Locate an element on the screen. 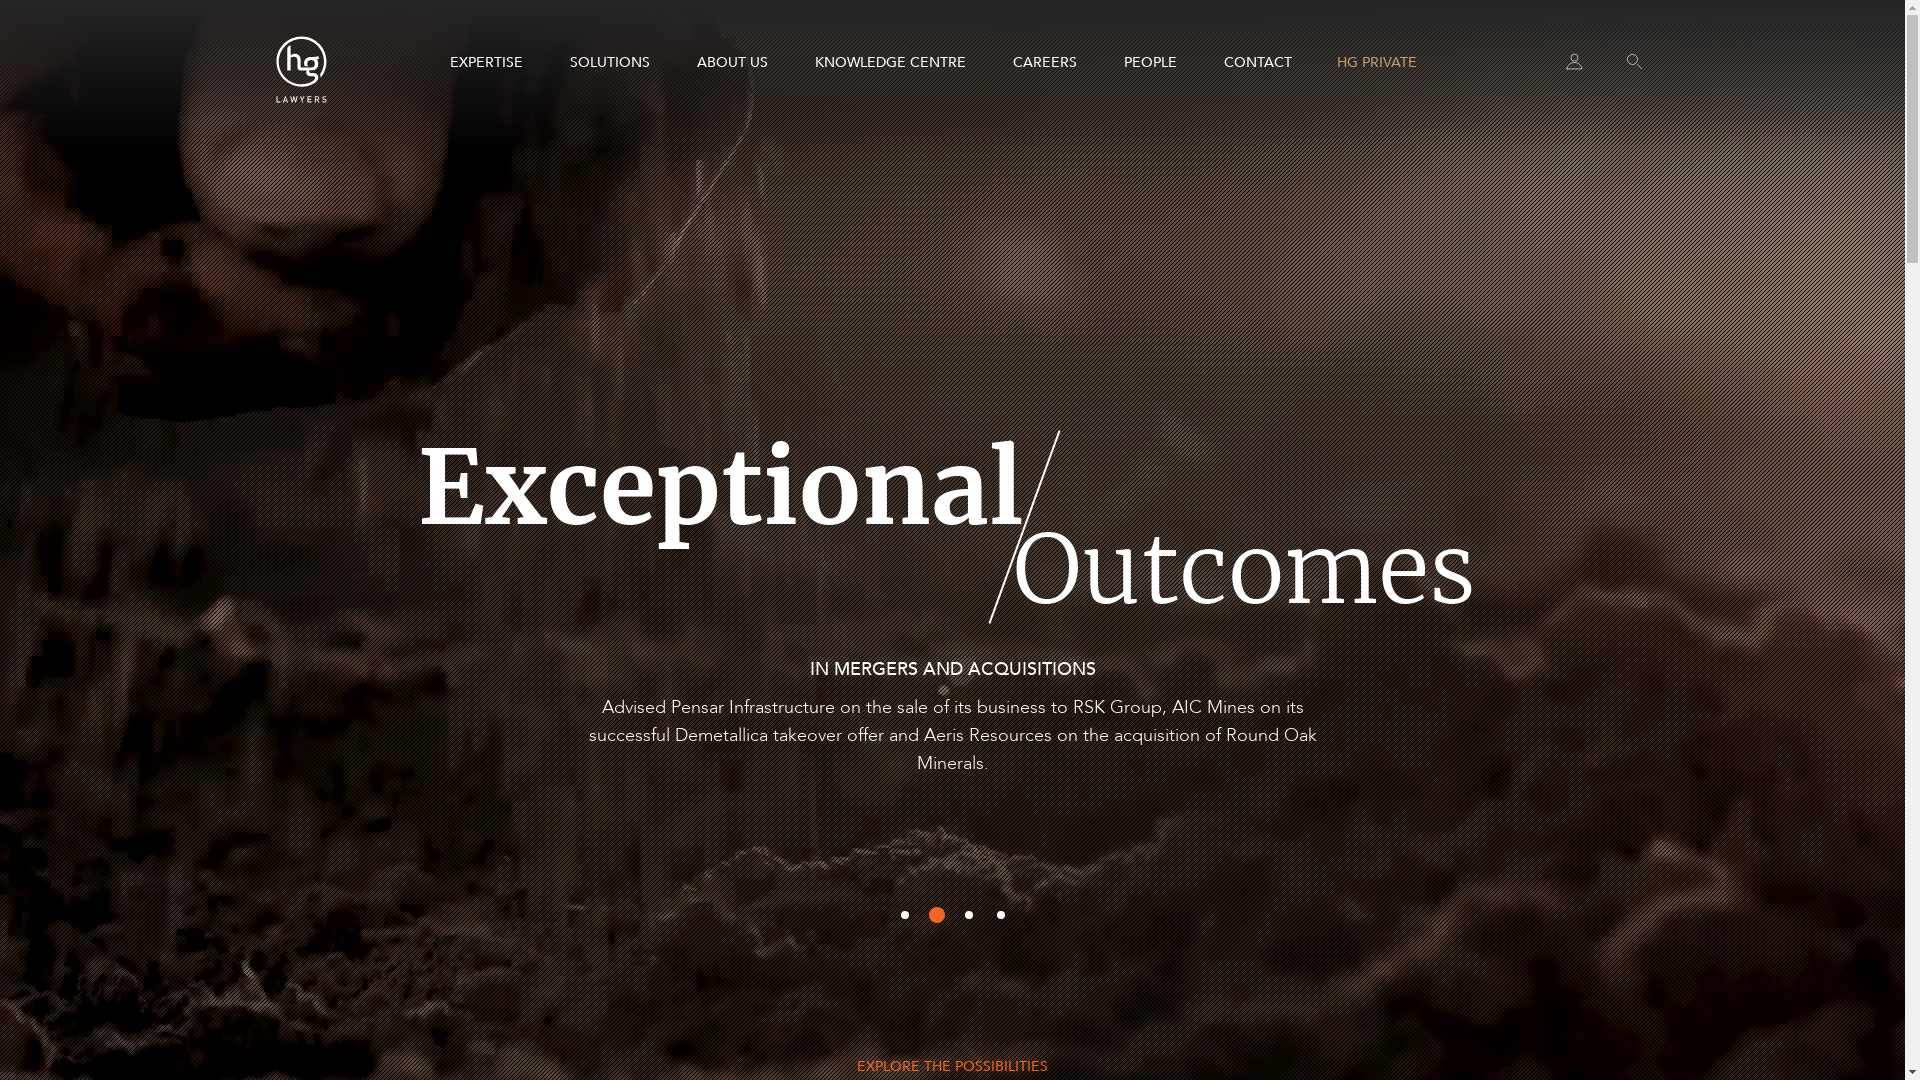 The height and width of the screenshot is (1080, 1920). 'CONTACT' is located at coordinates (1256, 61).